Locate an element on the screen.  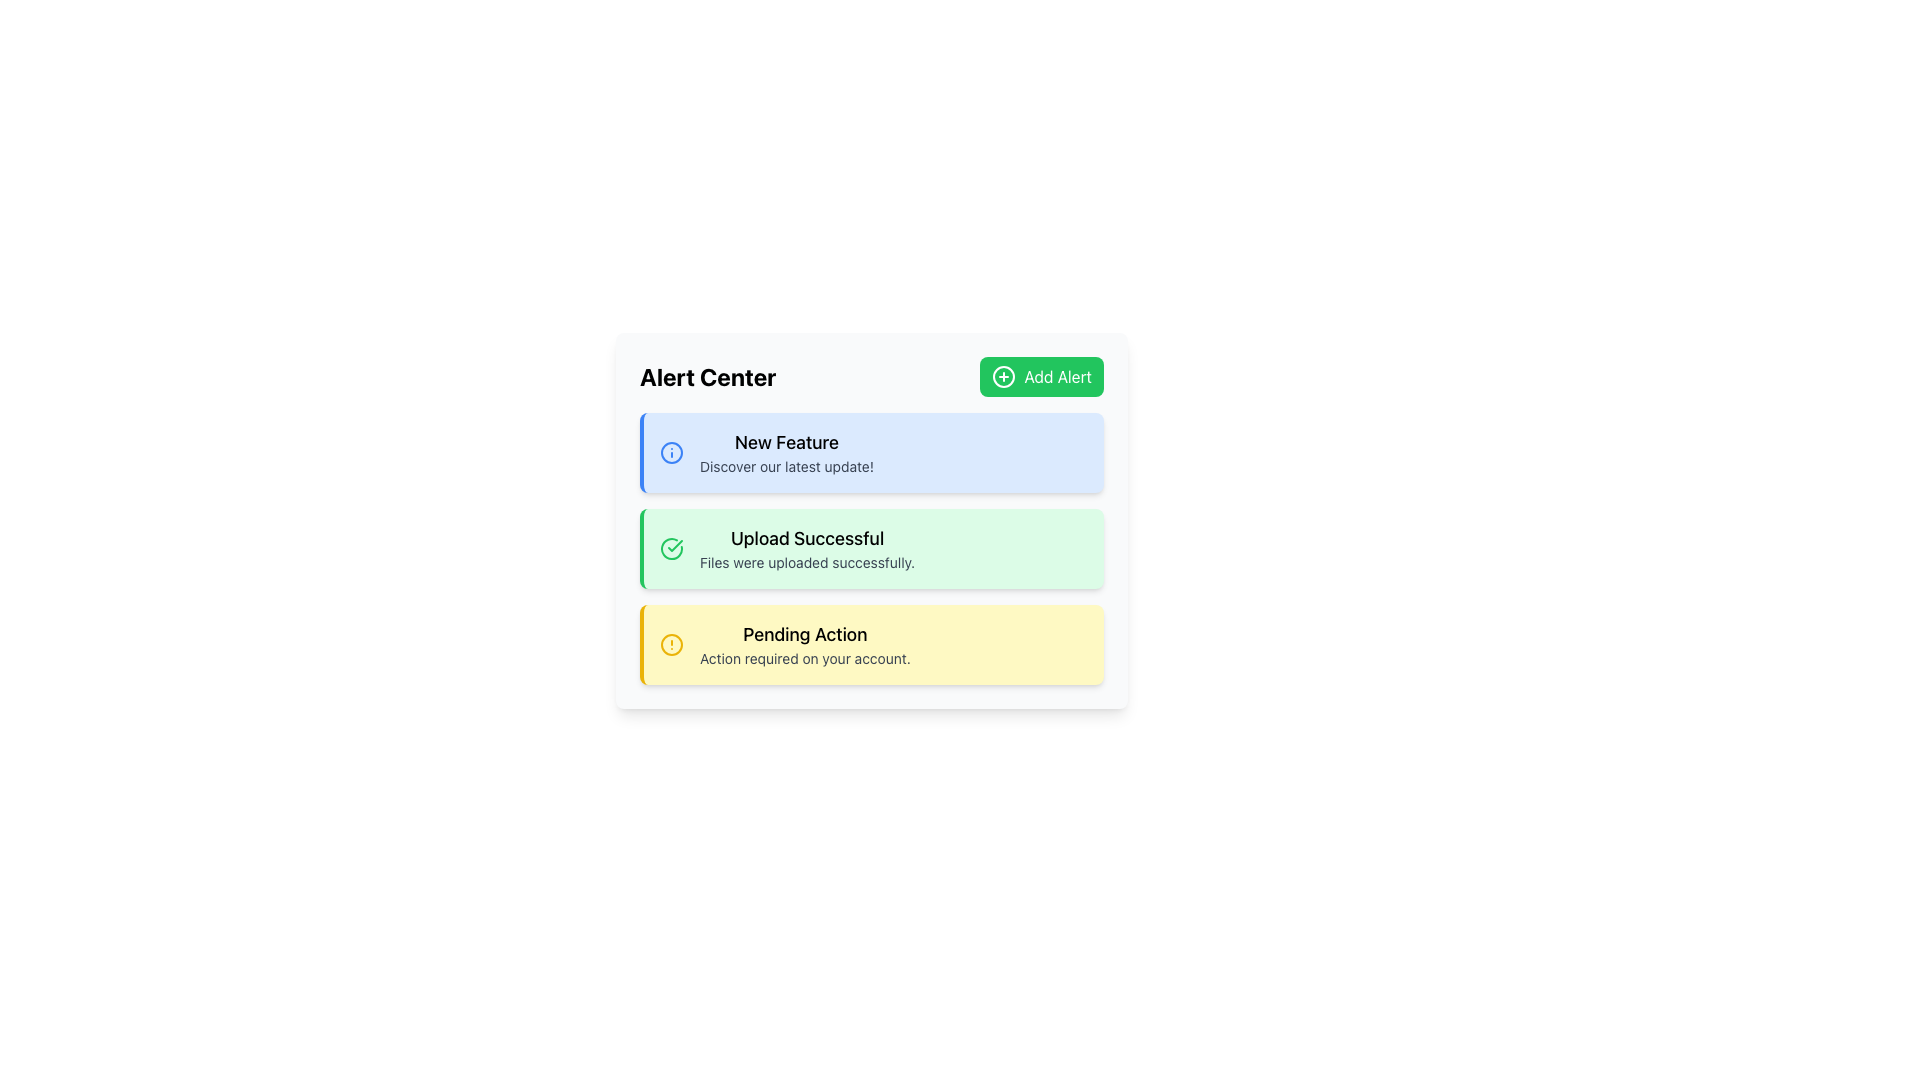
the alert box containing the message 'Upload Successful' which is visually emphasized with a green background and rounded corners is located at coordinates (807, 548).